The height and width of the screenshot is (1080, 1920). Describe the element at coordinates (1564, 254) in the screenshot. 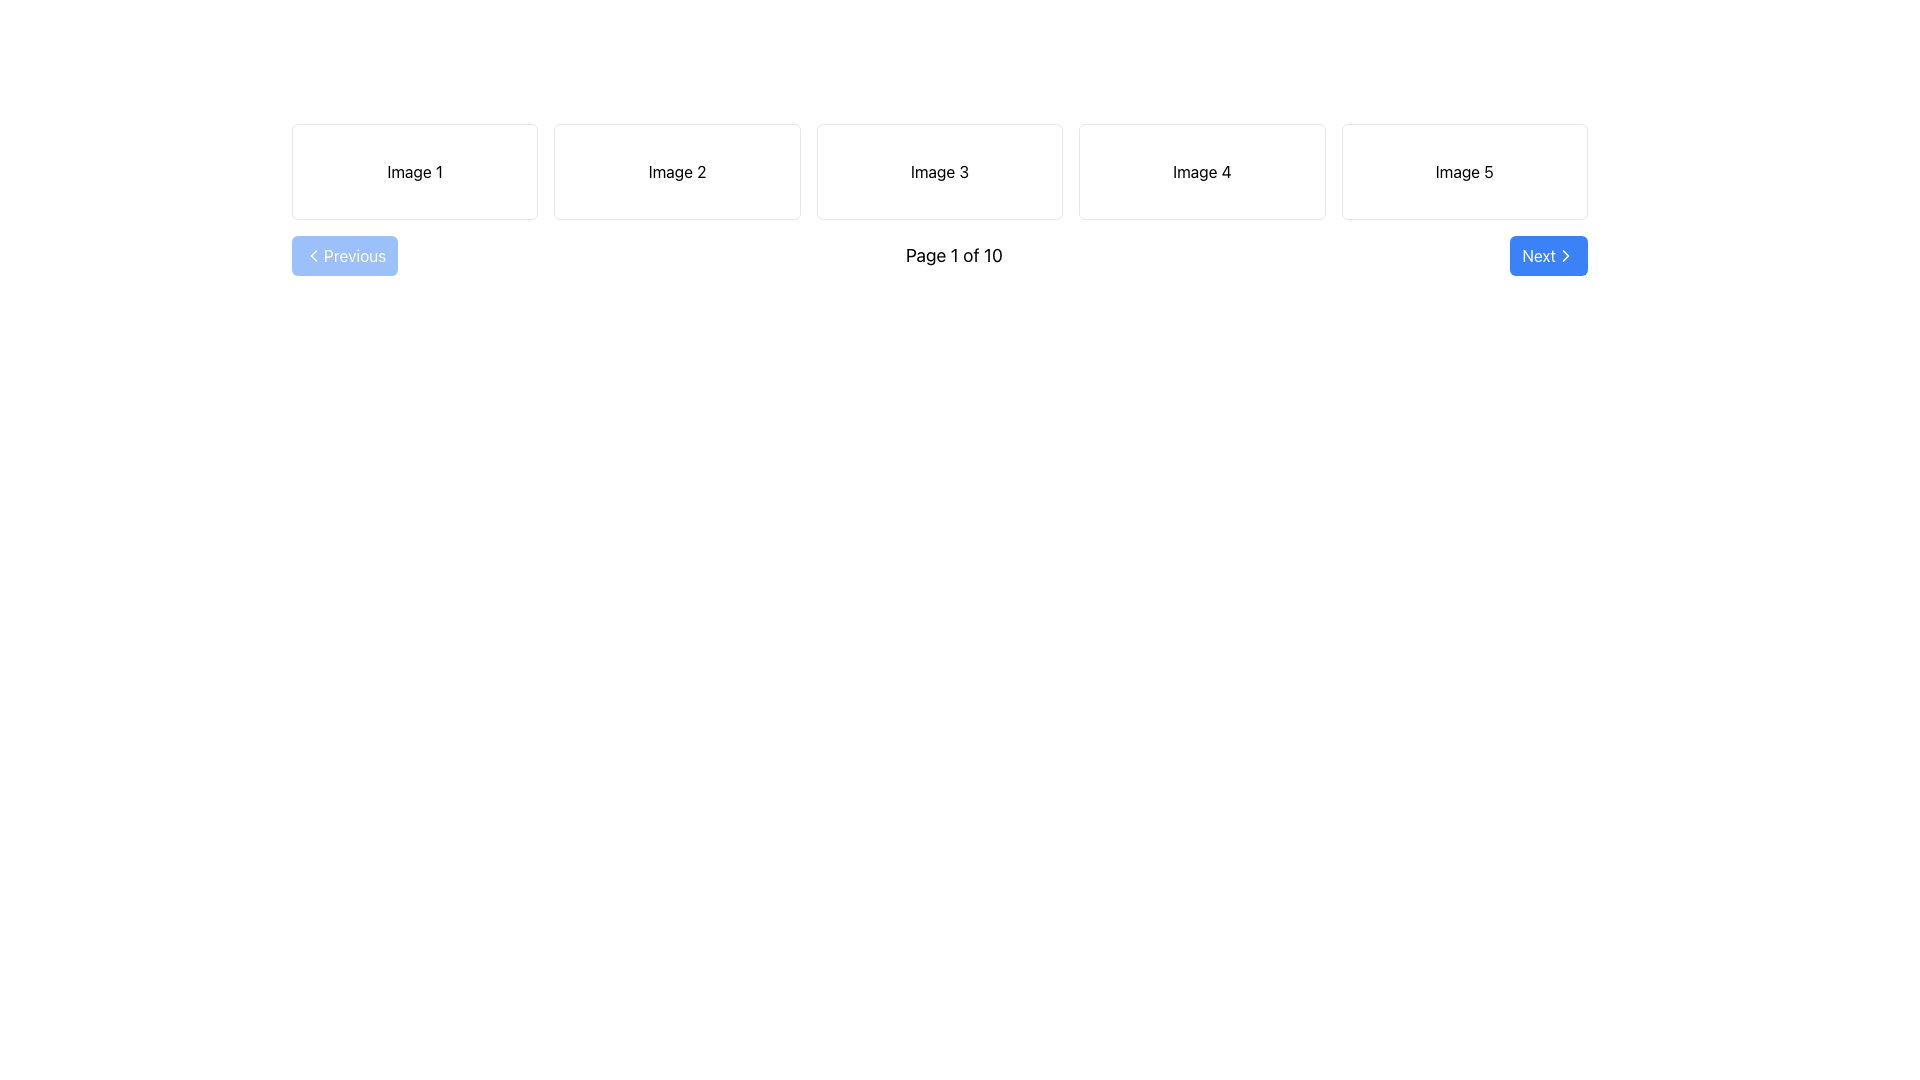

I see `the right-facing chevron icon within the 'Next' button, which indicates an action to move to the next page or item in a sequence` at that location.